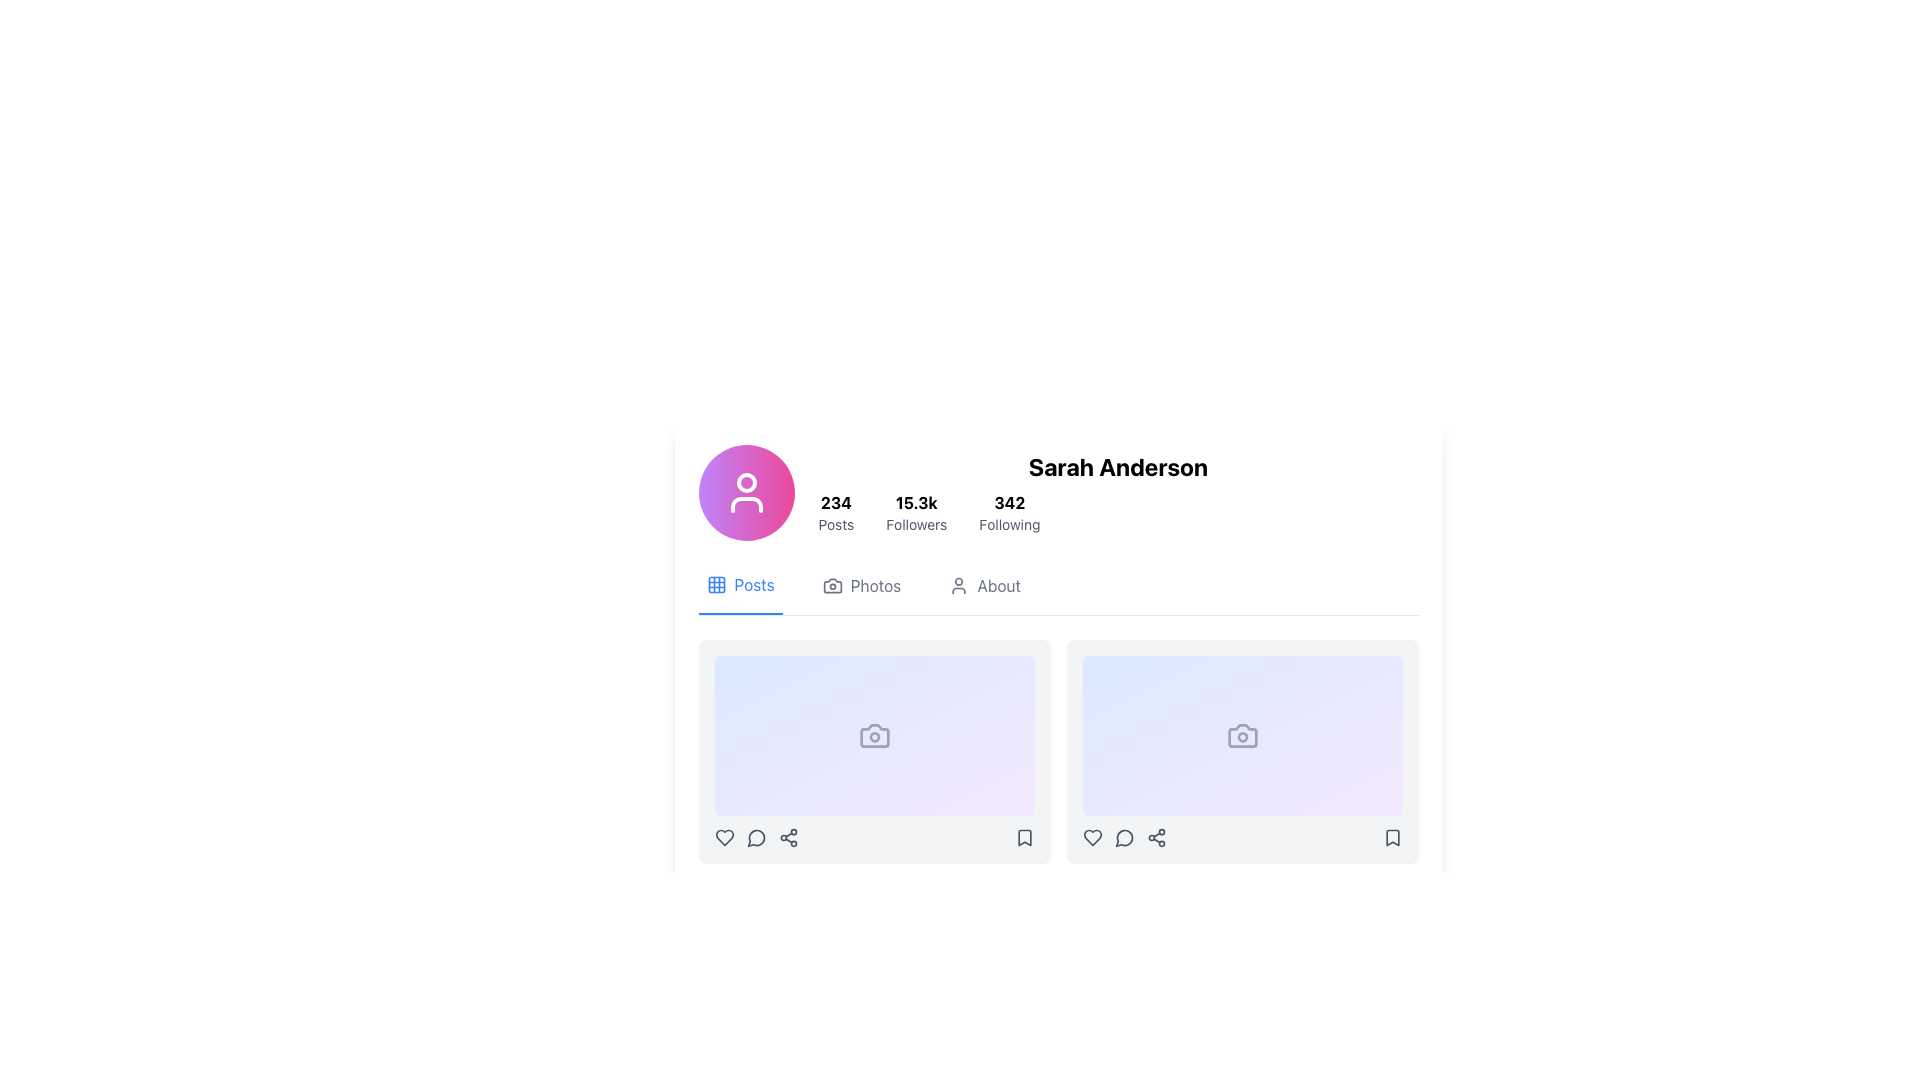  What do you see at coordinates (755, 837) in the screenshot?
I see `the speech bubble icon in the action bar below the post` at bounding box center [755, 837].